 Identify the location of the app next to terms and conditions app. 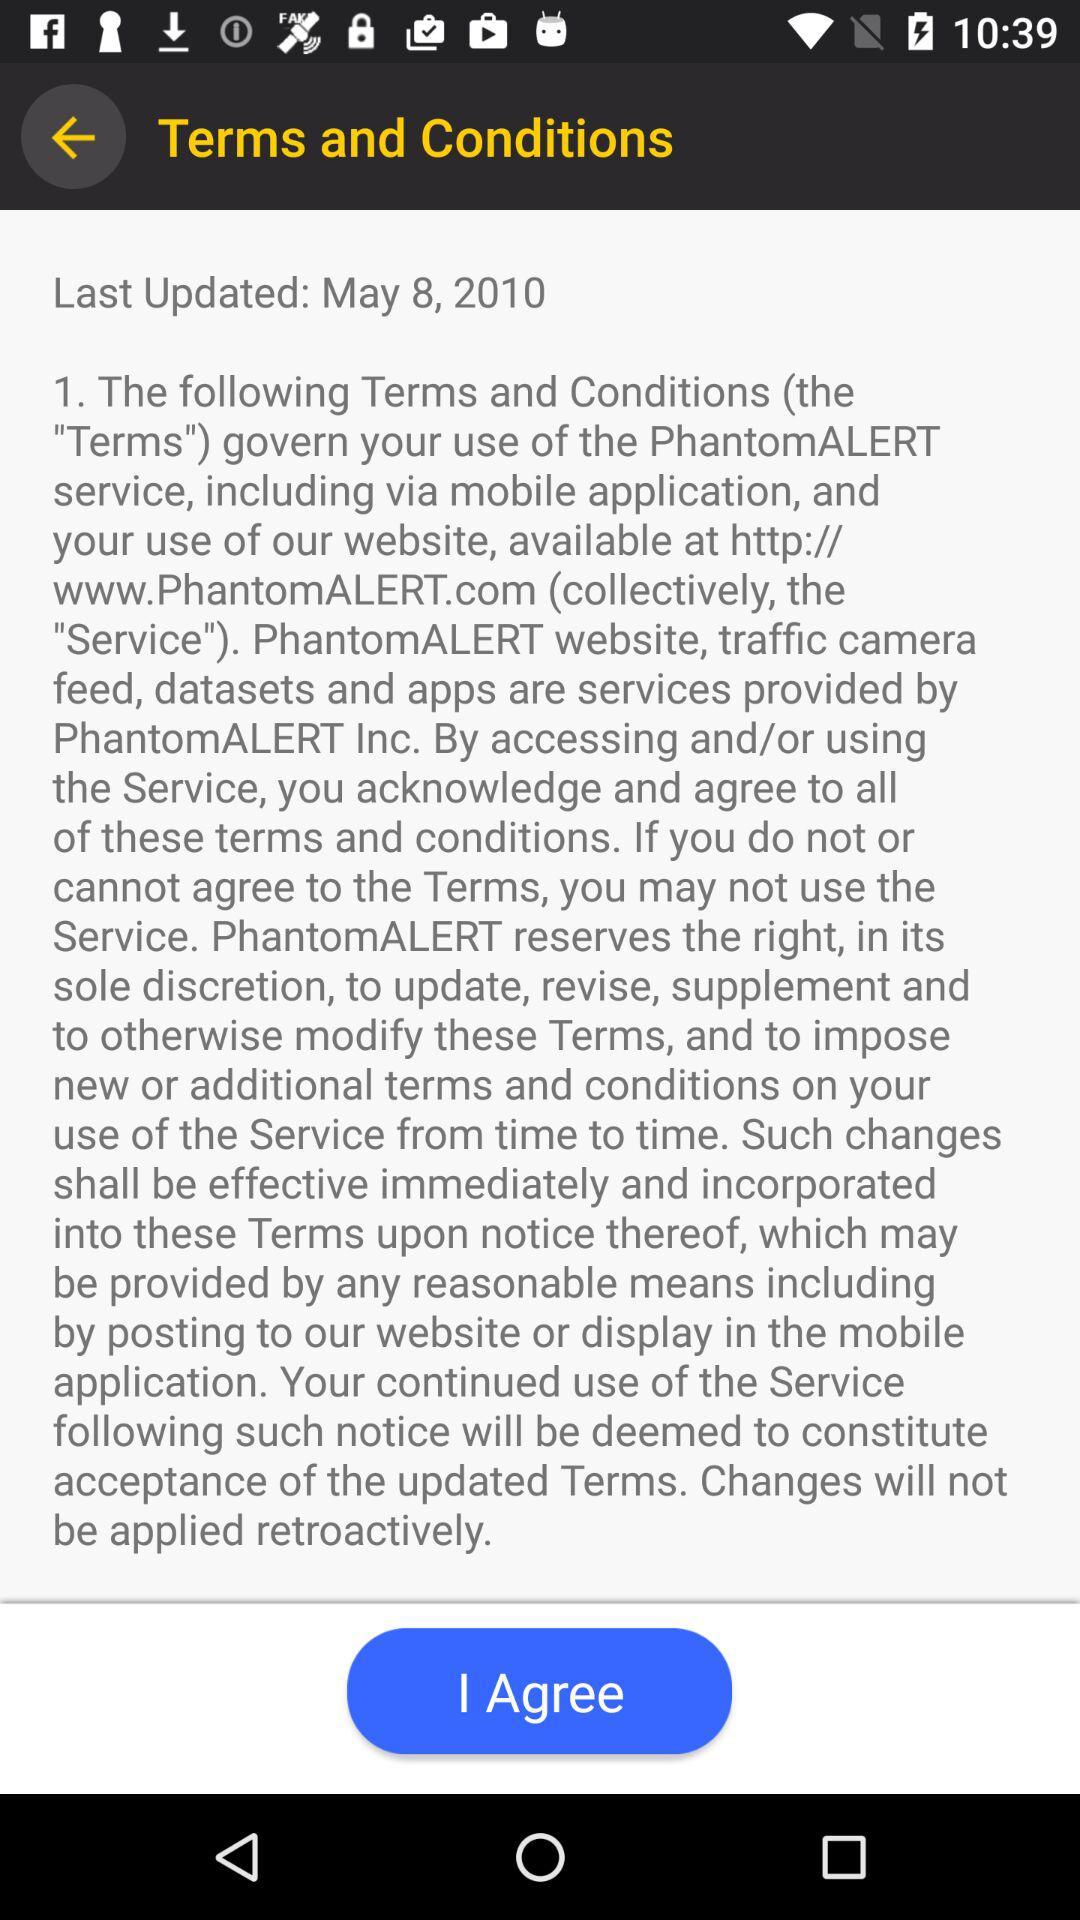
(72, 135).